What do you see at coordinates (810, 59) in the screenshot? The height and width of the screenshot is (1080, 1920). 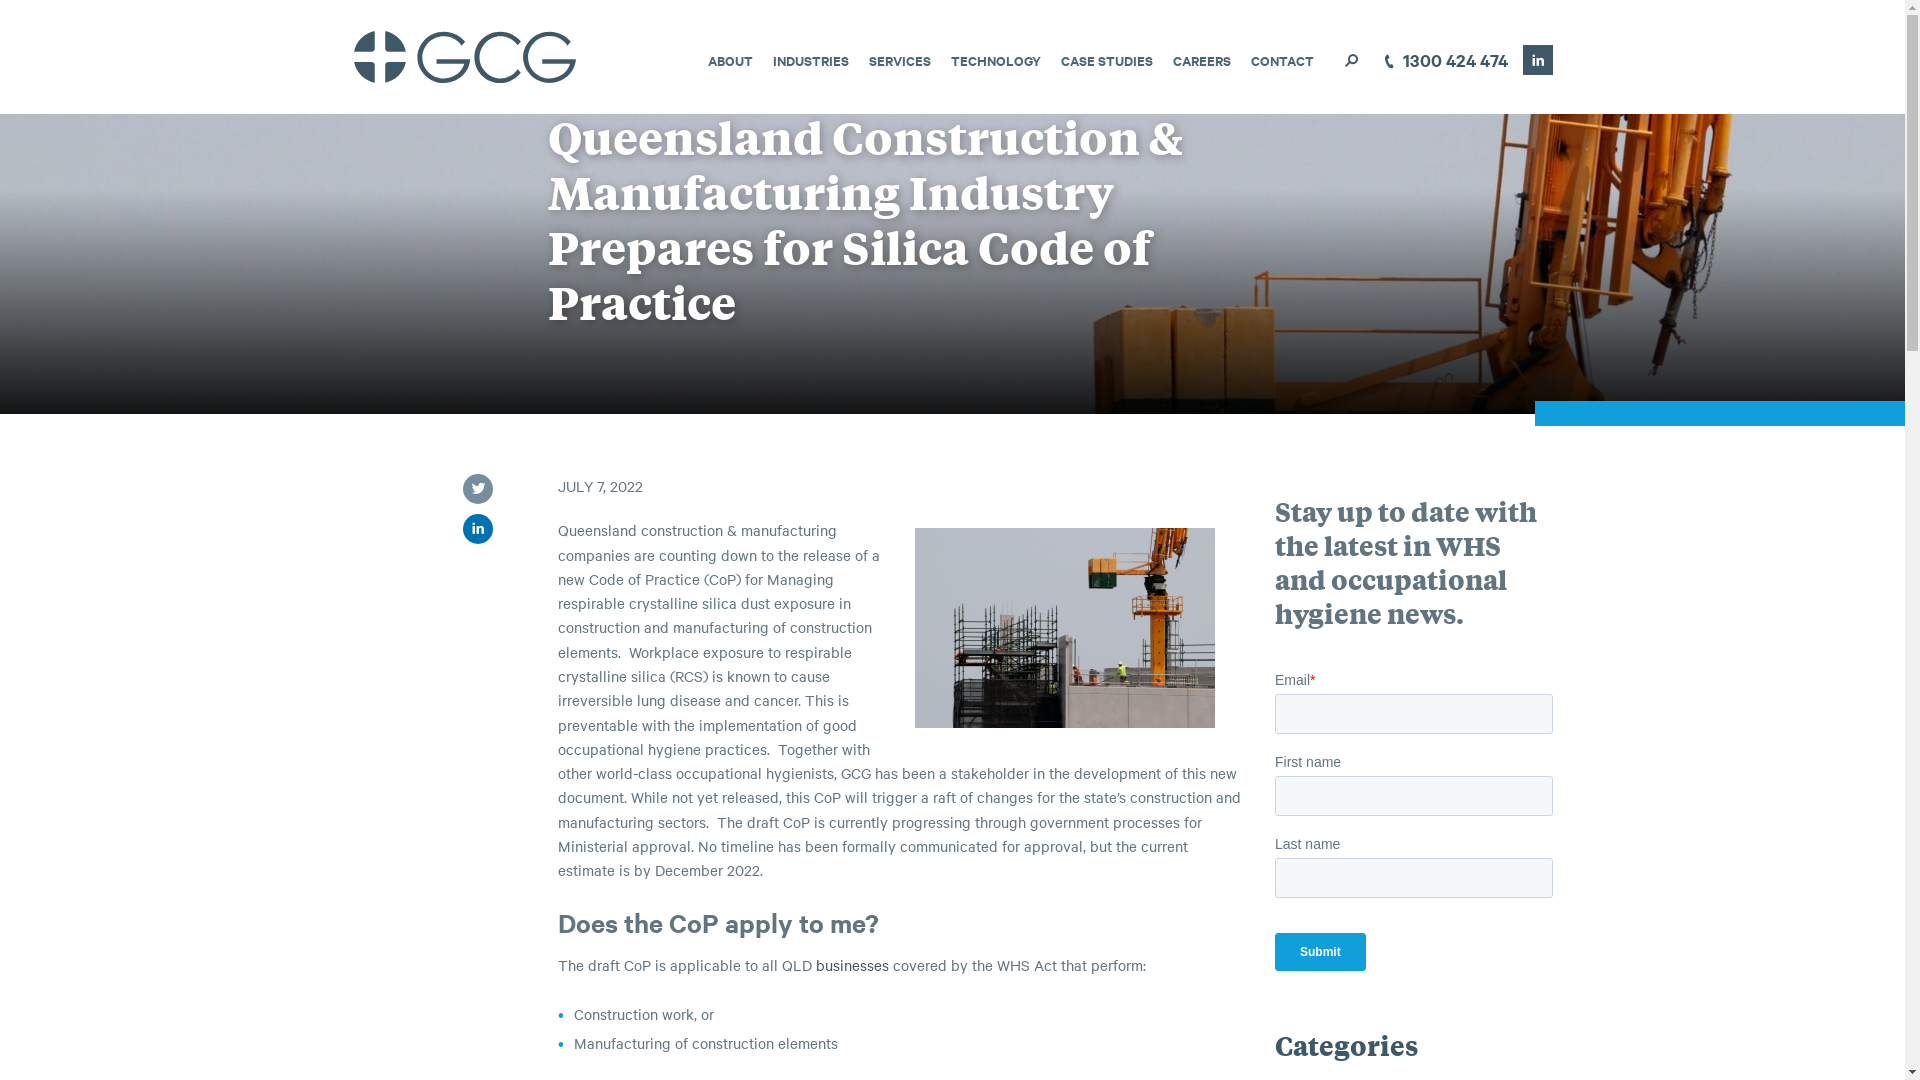 I see `'INDUSTRIES'` at bounding box center [810, 59].